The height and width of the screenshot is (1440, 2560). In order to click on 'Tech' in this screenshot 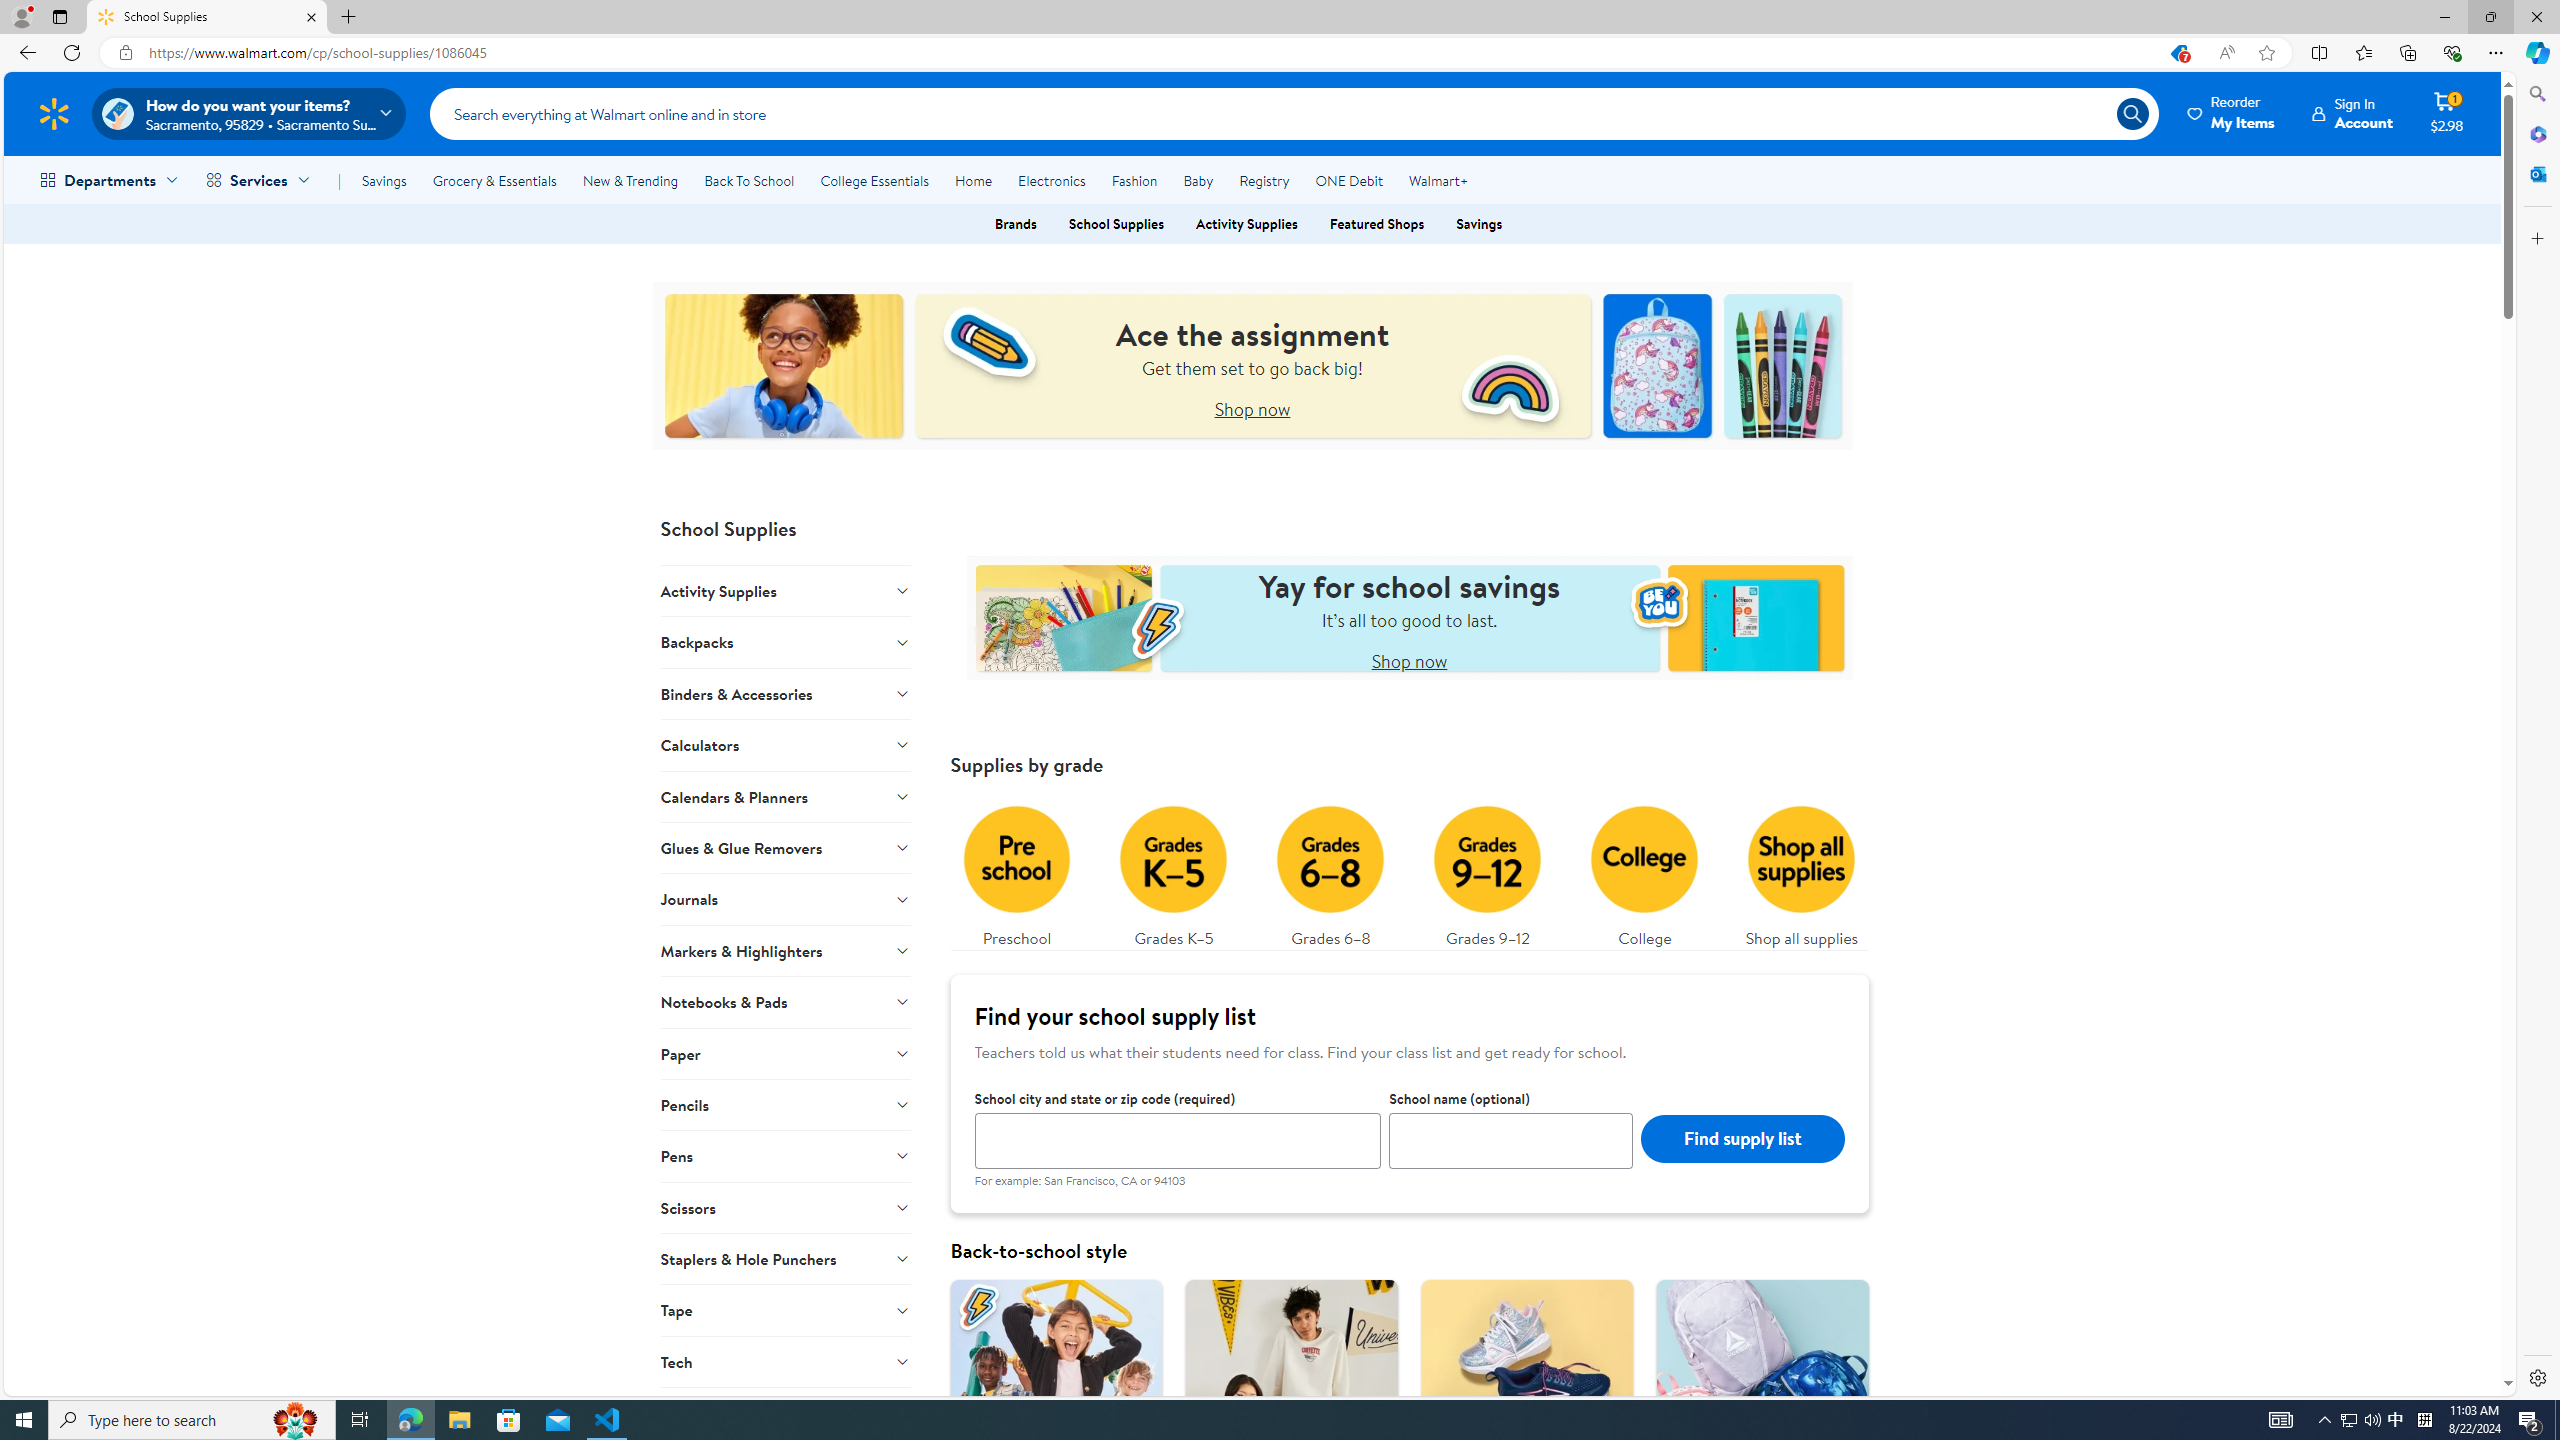, I will do `click(784, 1360)`.